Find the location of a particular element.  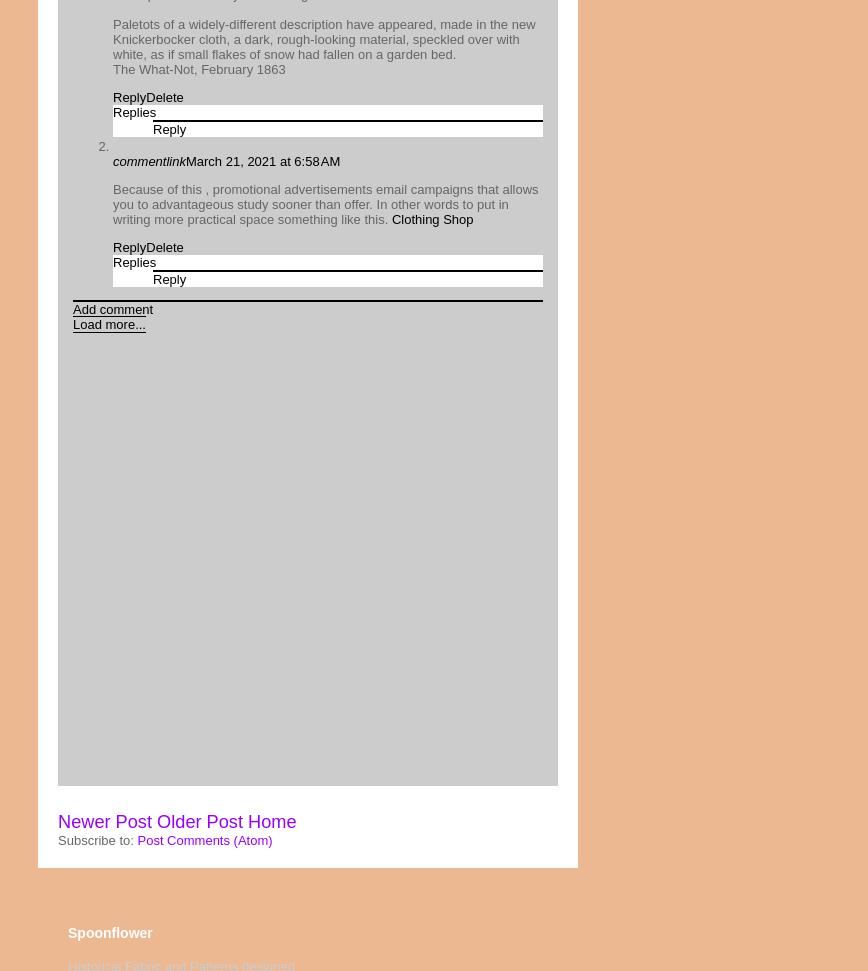

'Subscribe to:' is located at coordinates (97, 839).